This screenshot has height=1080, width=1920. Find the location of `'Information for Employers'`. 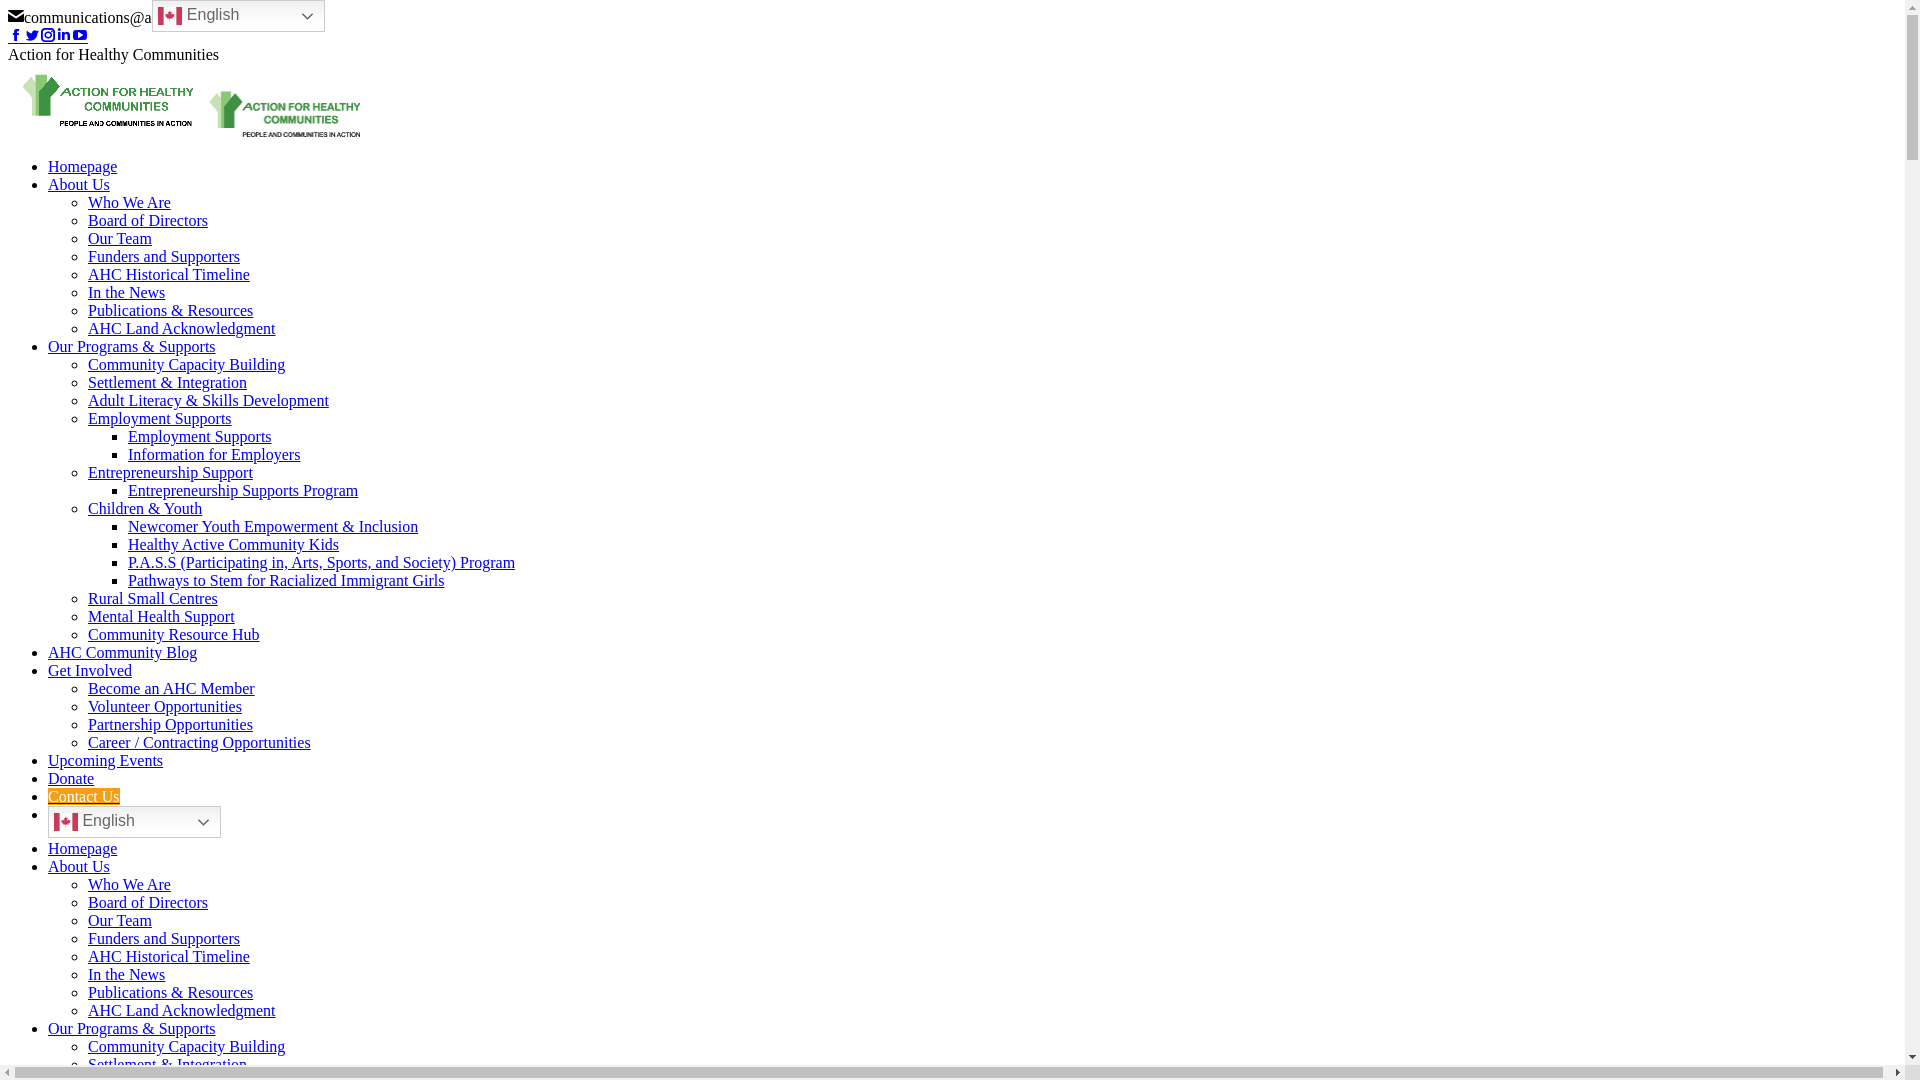

'Information for Employers' is located at coordinates (214, 454).